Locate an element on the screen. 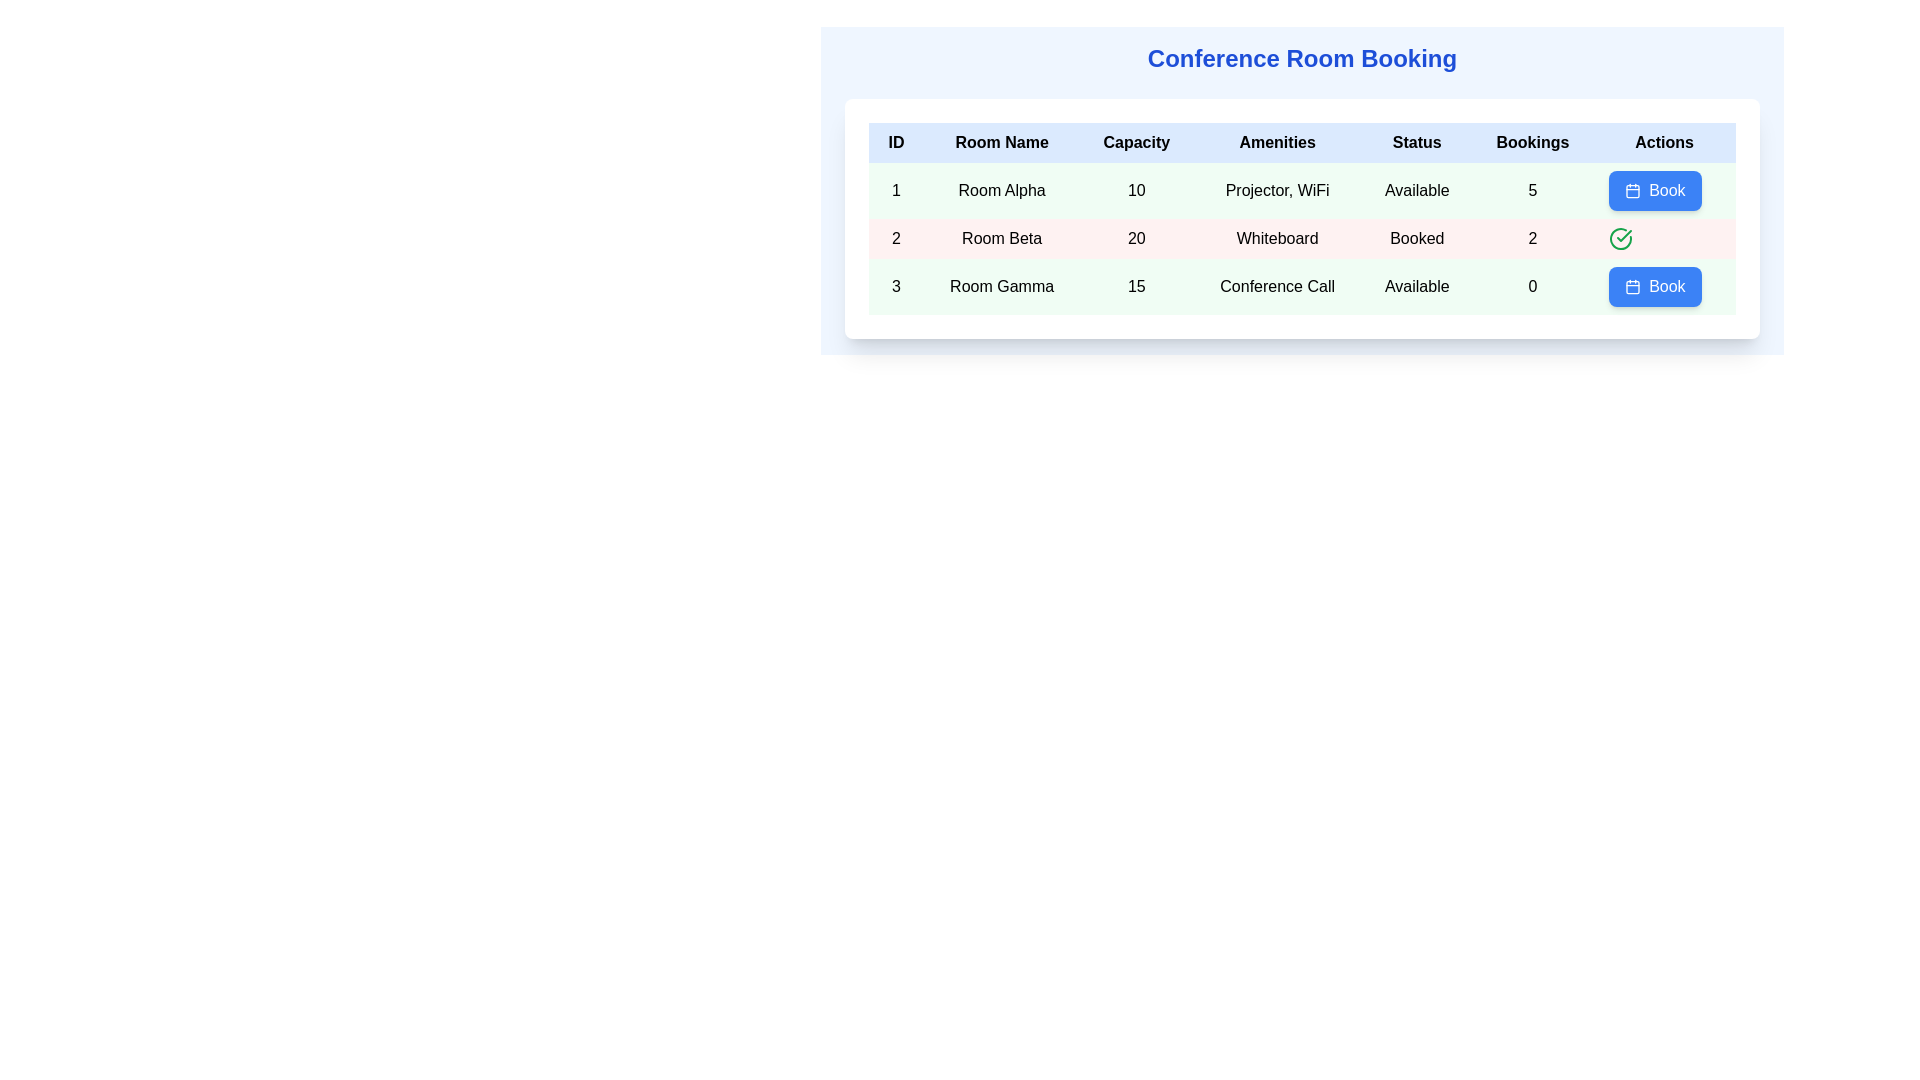 The image size is (1920, 1080). the 'Room Name' header label, which is the second column in the header row of the table and is positioned between the 'ID' and 'Capacity' columns is located at coordinates (1002, 141).